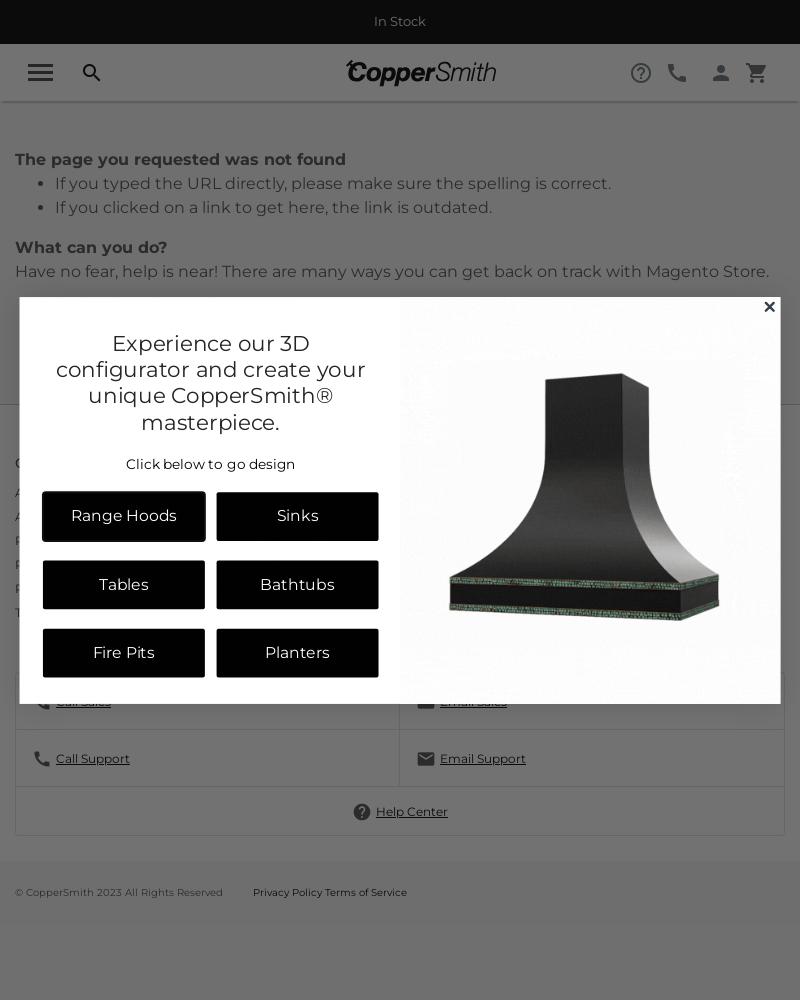  Describe the element at coordinates (332, 183) in the screenshot. I see `'If you typed the URL directly, please make sure the spelling is correct.'` at that location.